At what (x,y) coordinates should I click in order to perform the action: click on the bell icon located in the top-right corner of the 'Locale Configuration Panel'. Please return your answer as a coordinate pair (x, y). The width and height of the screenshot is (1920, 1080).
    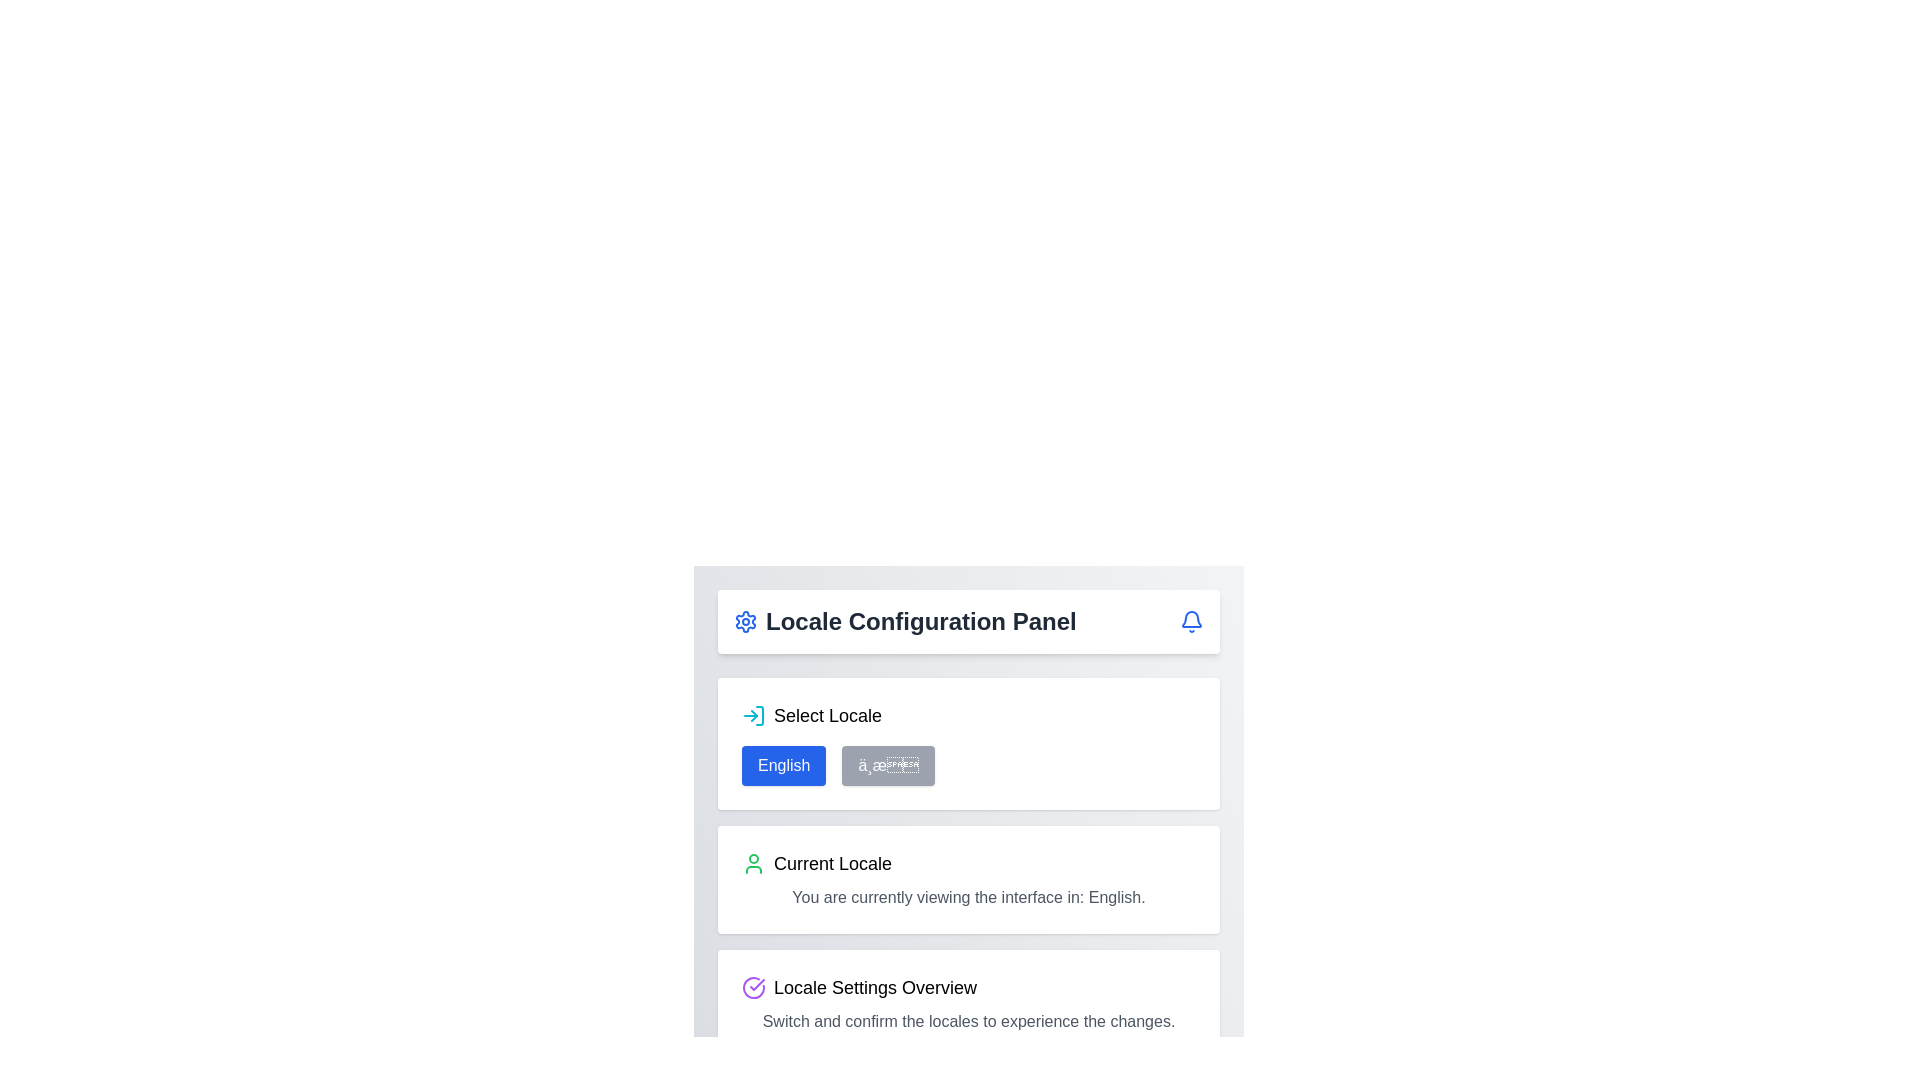
    Looking at the image, I should click on (1191, 620).